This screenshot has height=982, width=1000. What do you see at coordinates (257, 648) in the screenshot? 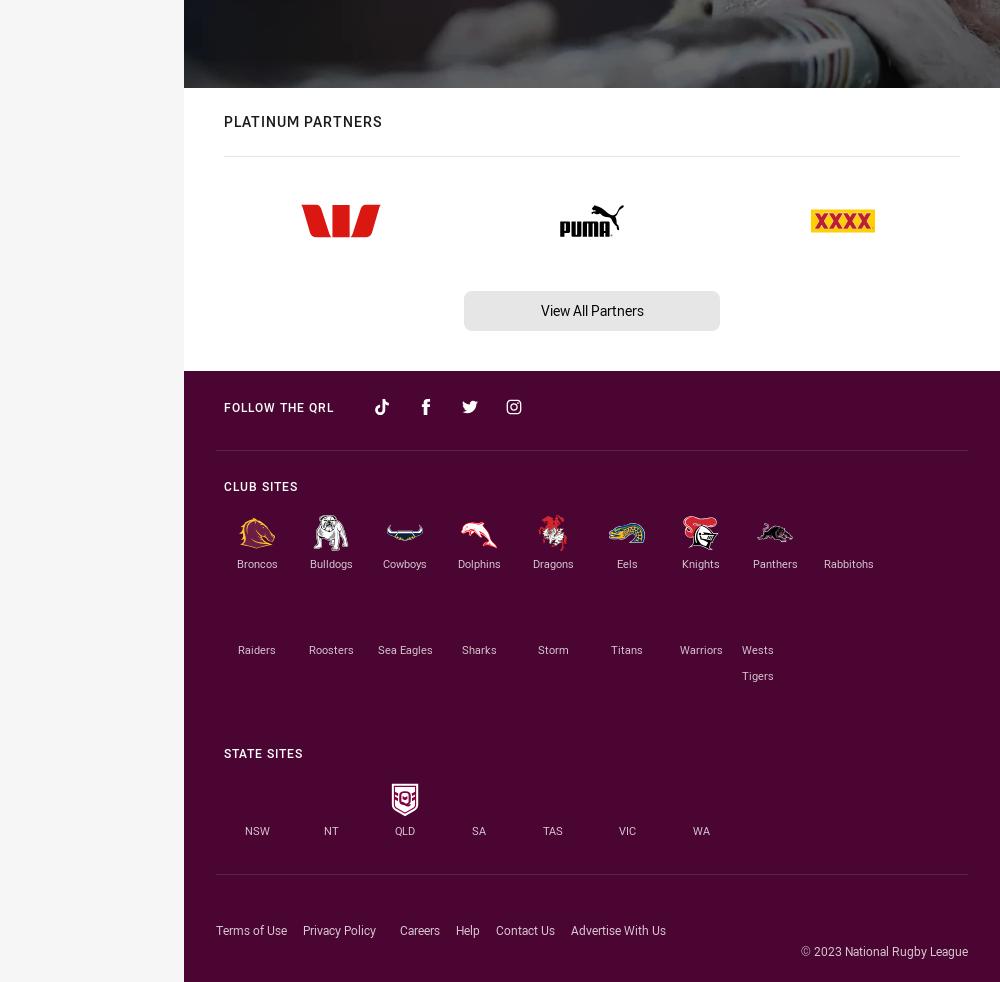
I see `'Raiders'` at bounding box center [257, 648].